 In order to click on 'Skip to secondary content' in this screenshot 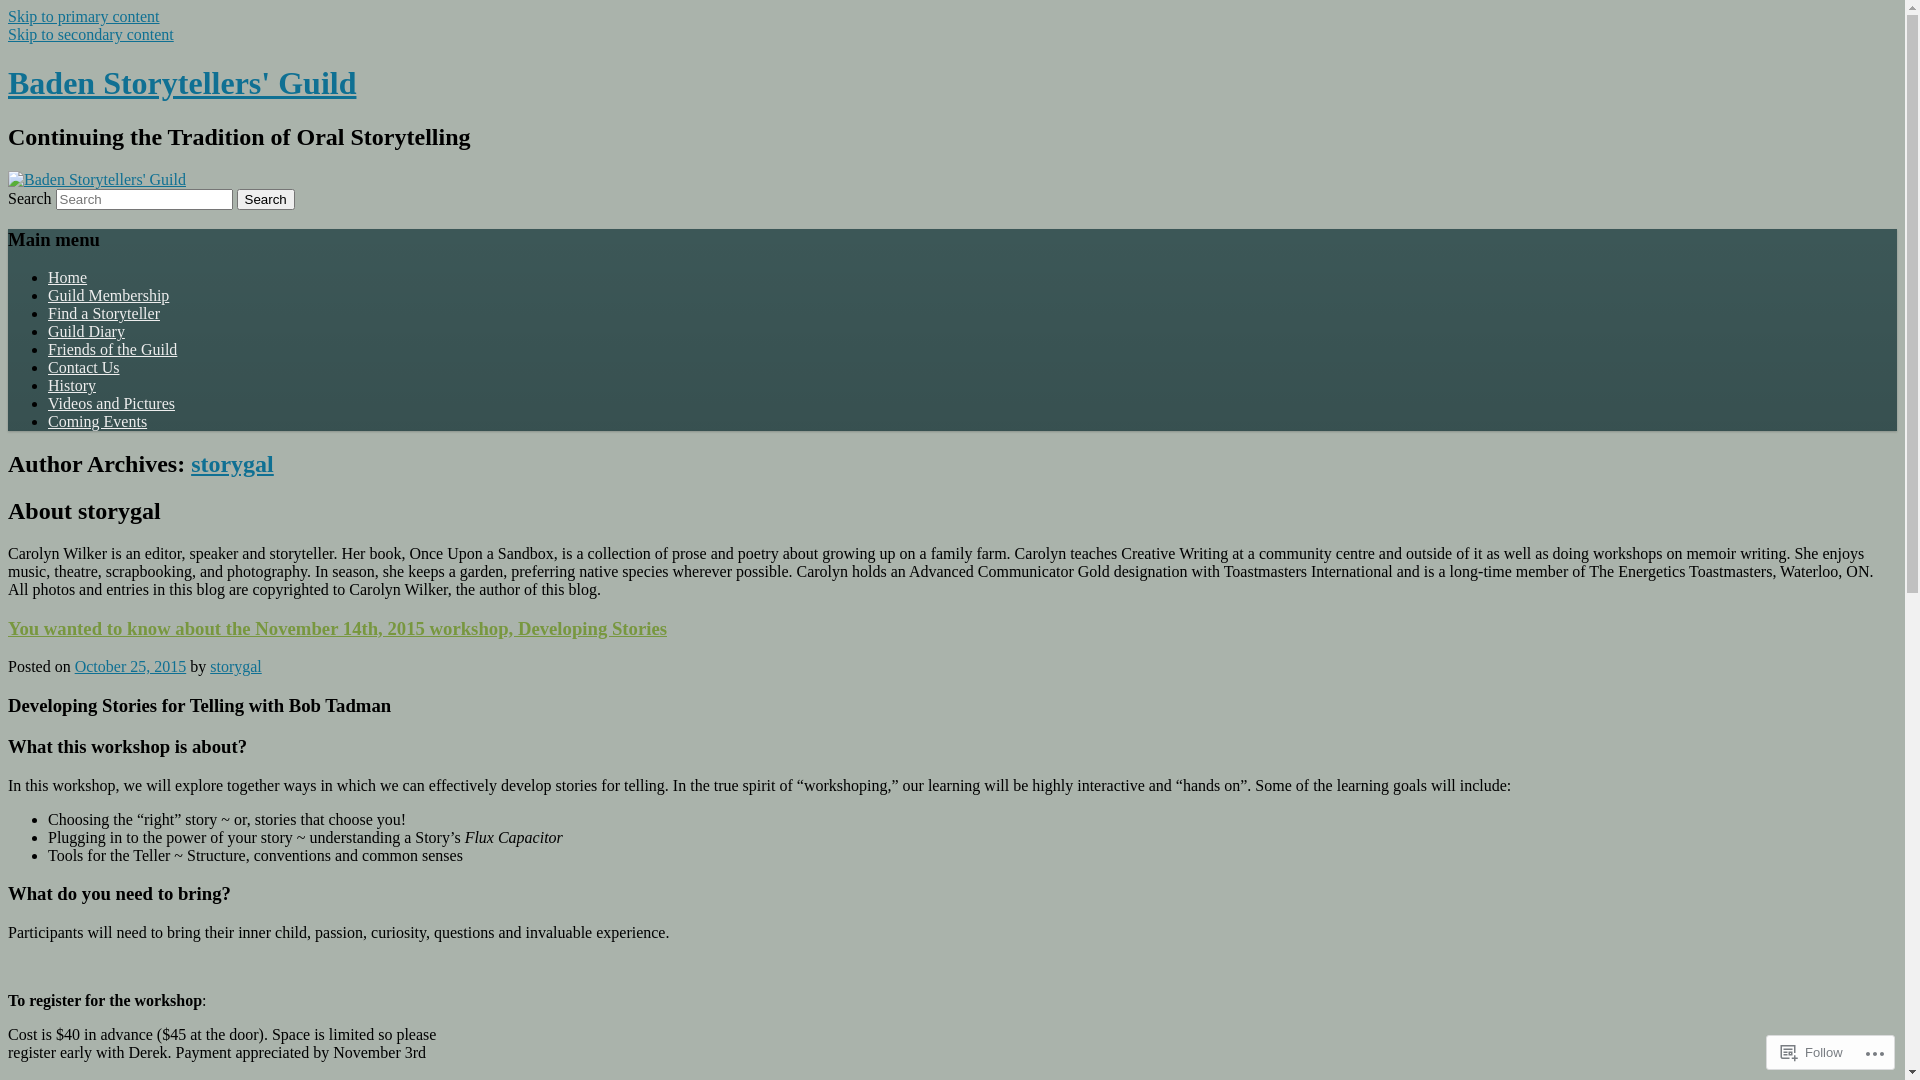, I will do `click(90, 34)`.